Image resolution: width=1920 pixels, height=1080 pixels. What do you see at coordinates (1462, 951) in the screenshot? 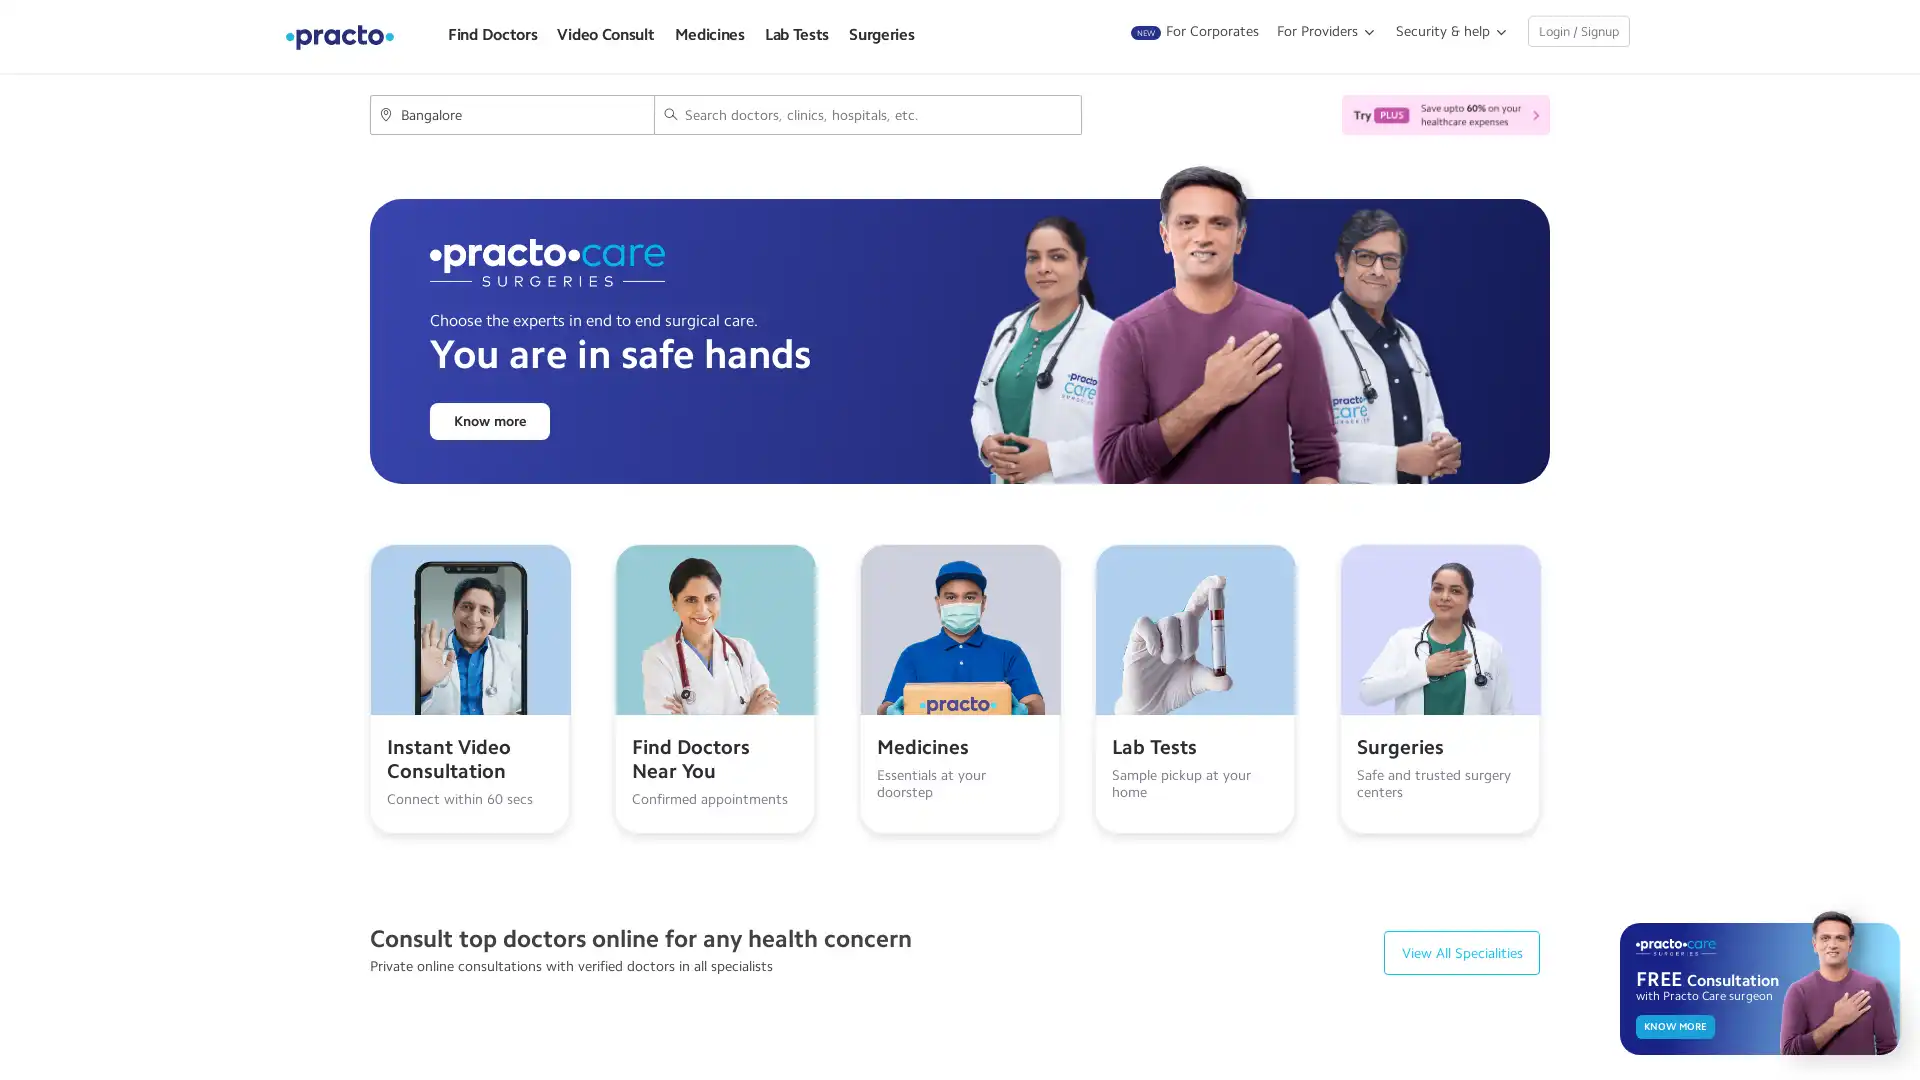
I see `View All Specialities` at bounding box center [1462, 951].